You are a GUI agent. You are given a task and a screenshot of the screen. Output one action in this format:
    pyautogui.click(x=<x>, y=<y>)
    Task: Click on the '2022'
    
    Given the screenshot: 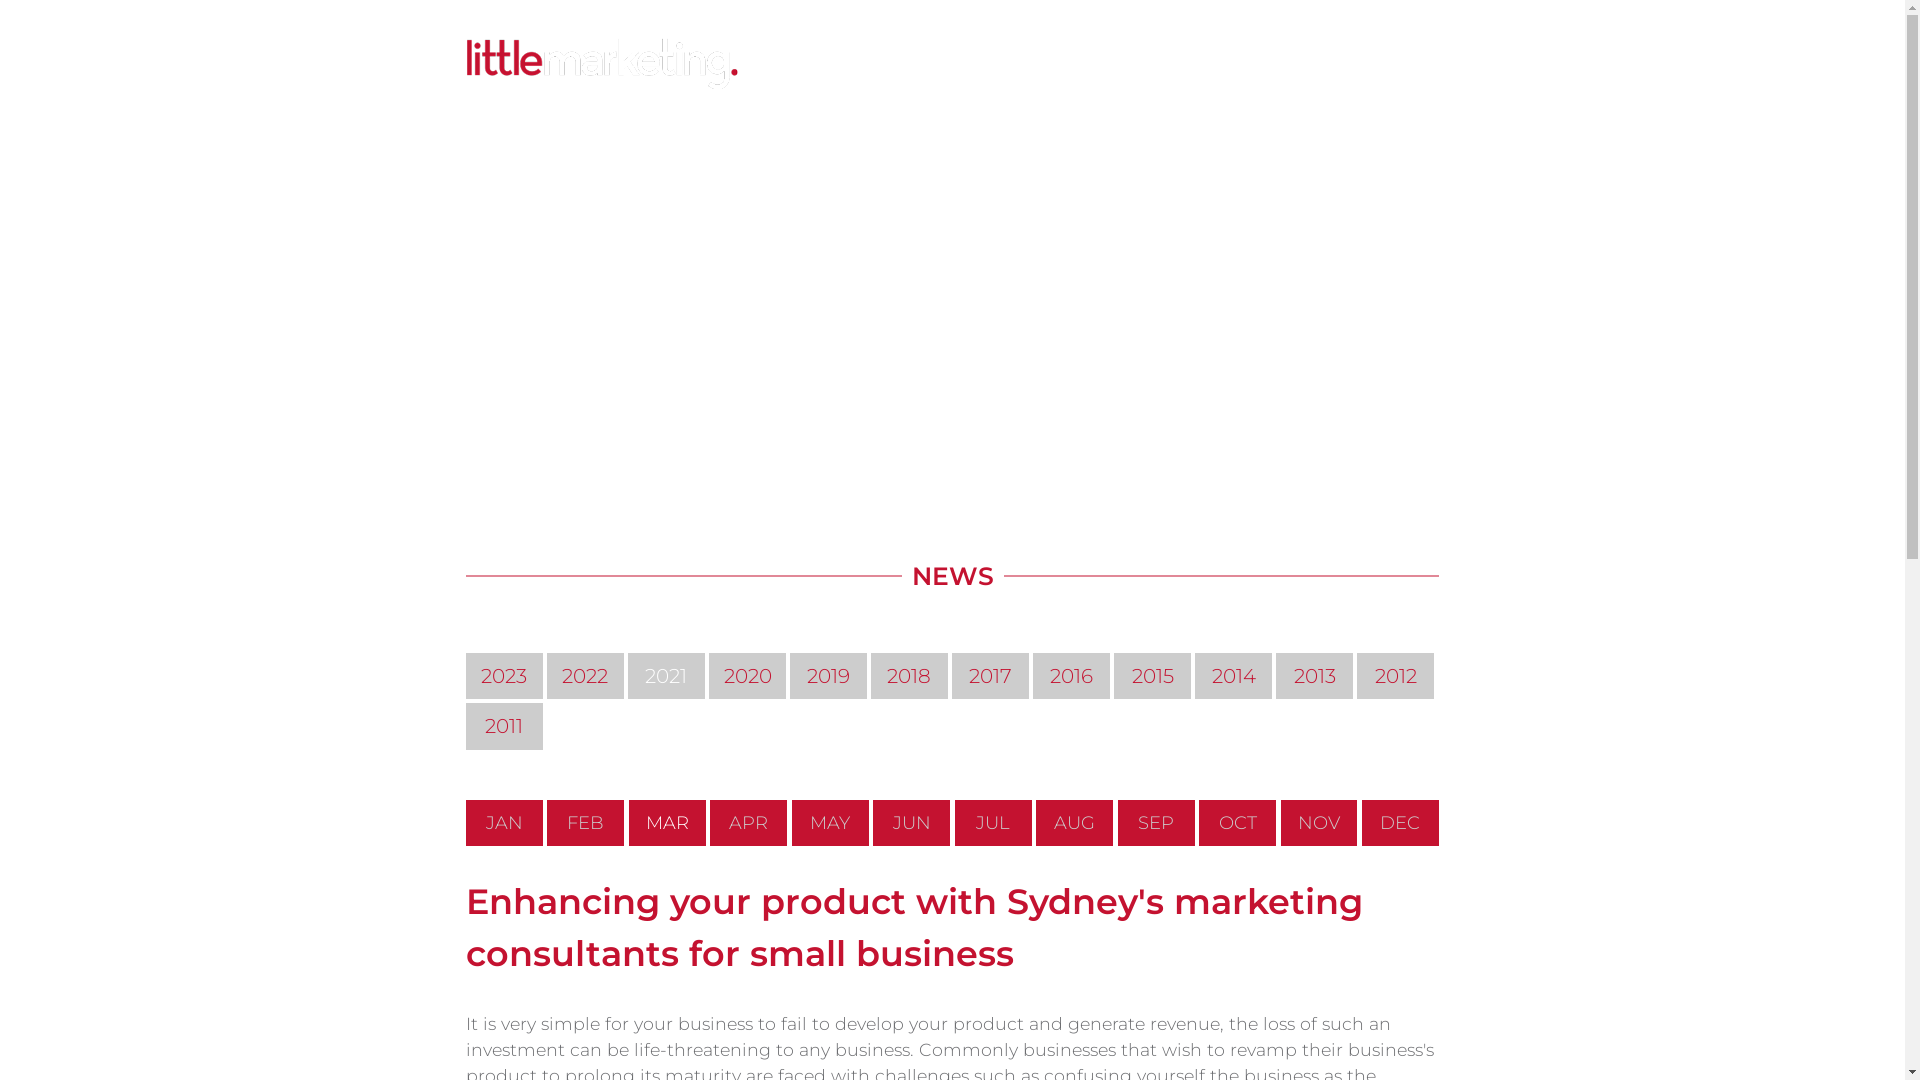 What is the action you would take?
    pyautogui.click(x=584, y=675)
    